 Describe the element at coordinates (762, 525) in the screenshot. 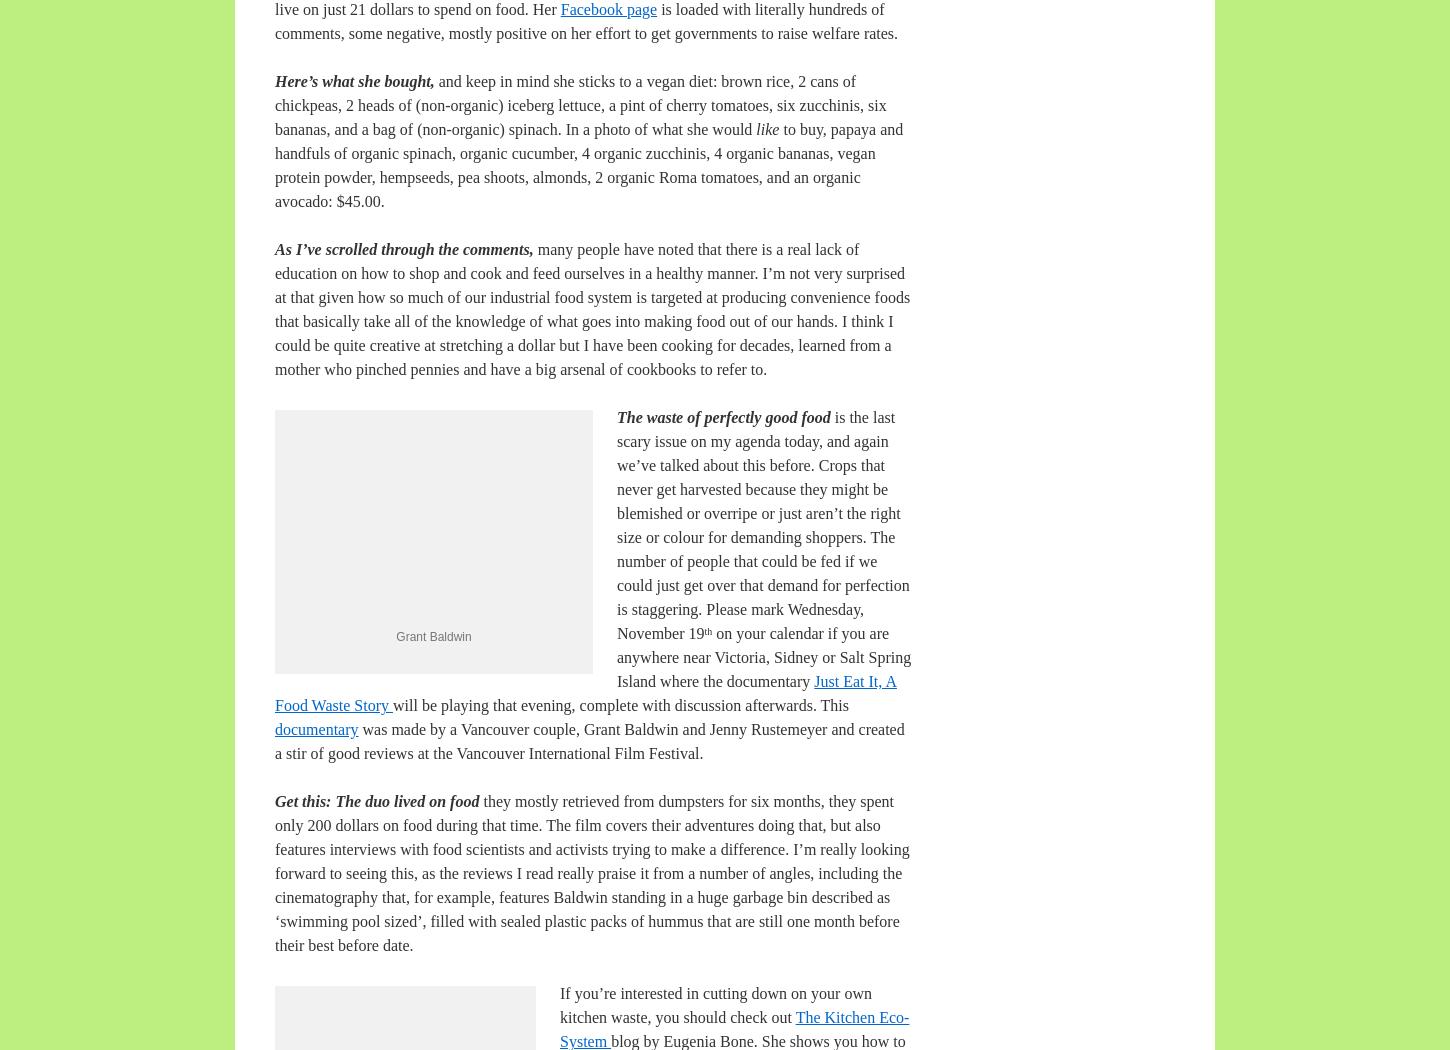

I see `'is the last scary issue on my agenda today, and again we’ve talked about this before. Crops that never get harvested because they might be blemished or overripe or just aren’t the right size or colour for demanding shoppers. The number of people that could be fed if we could just get over that demand for perfection is staggering. Please mark Wednesday, November 19'` at that location.